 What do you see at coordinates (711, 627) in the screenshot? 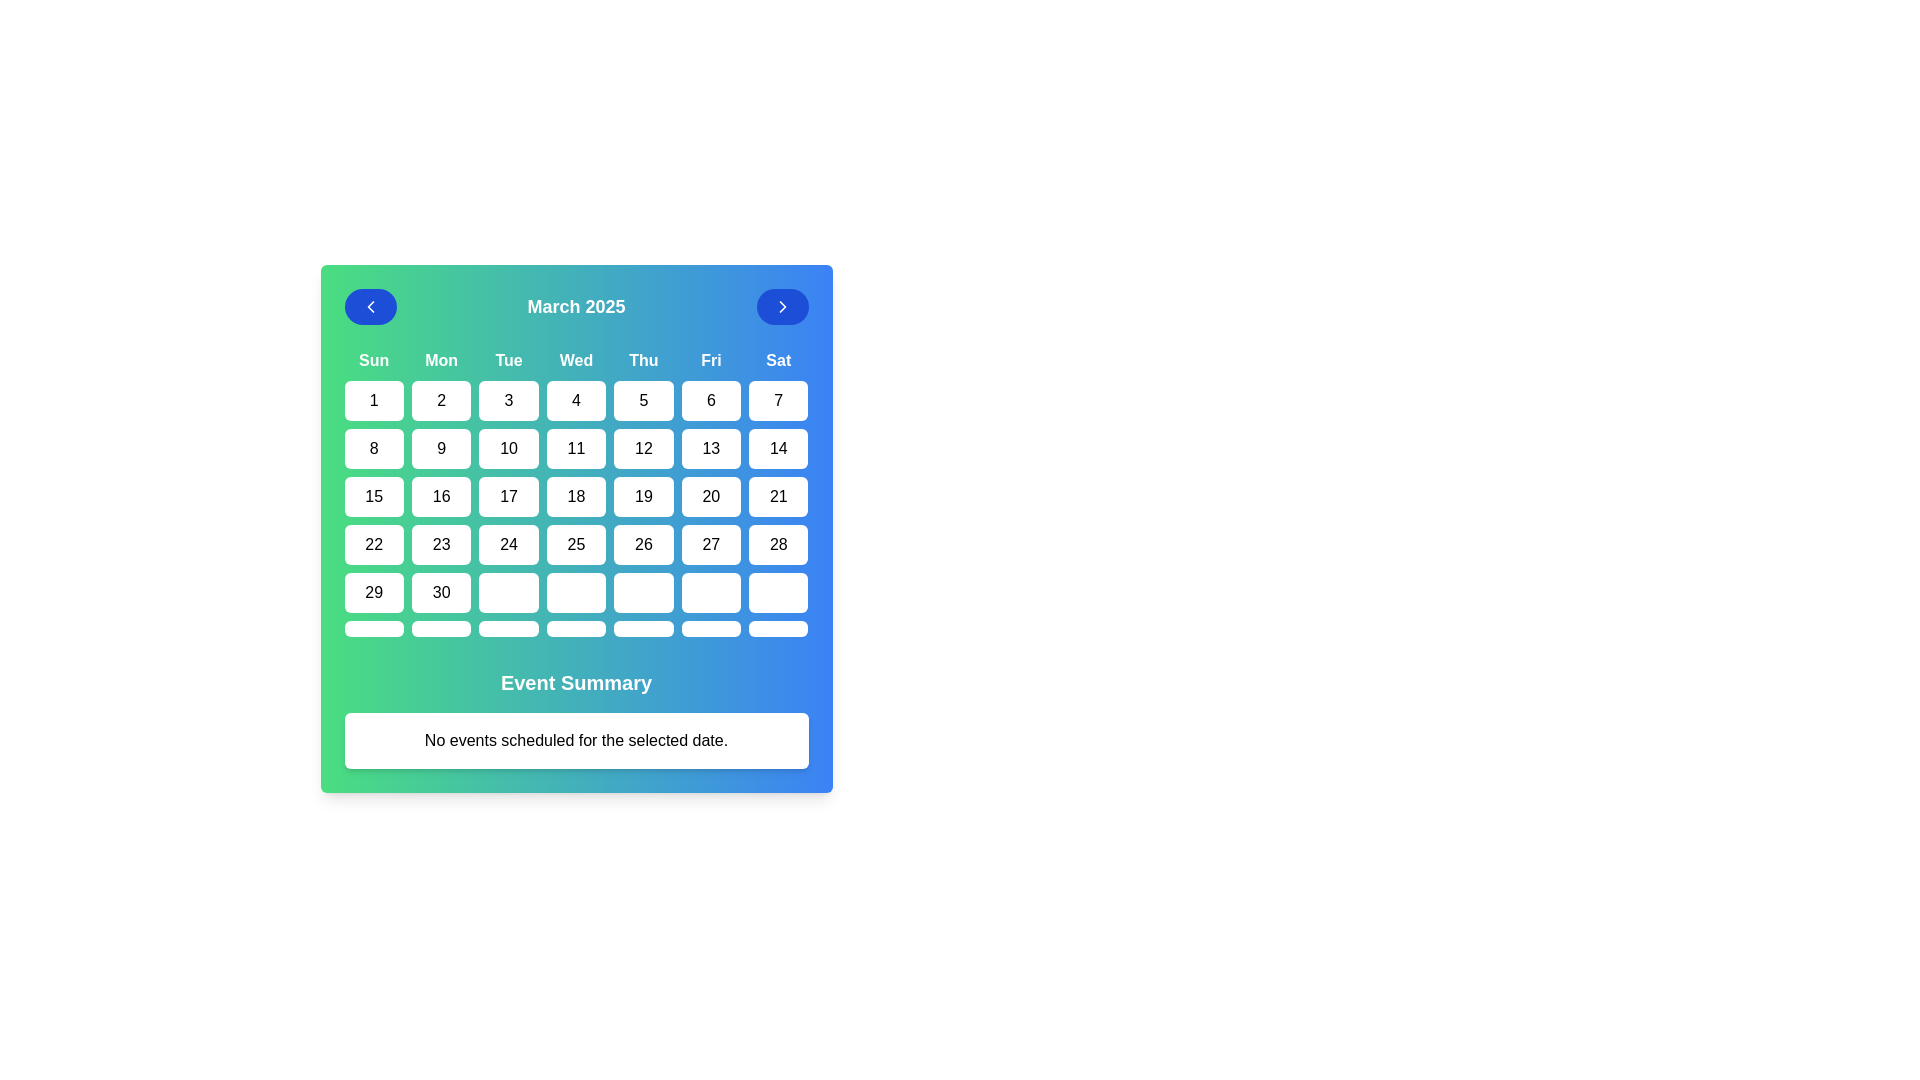
I see `the sixth empty cell in the last row of the calendar grid` at bounding box center [711, 627].